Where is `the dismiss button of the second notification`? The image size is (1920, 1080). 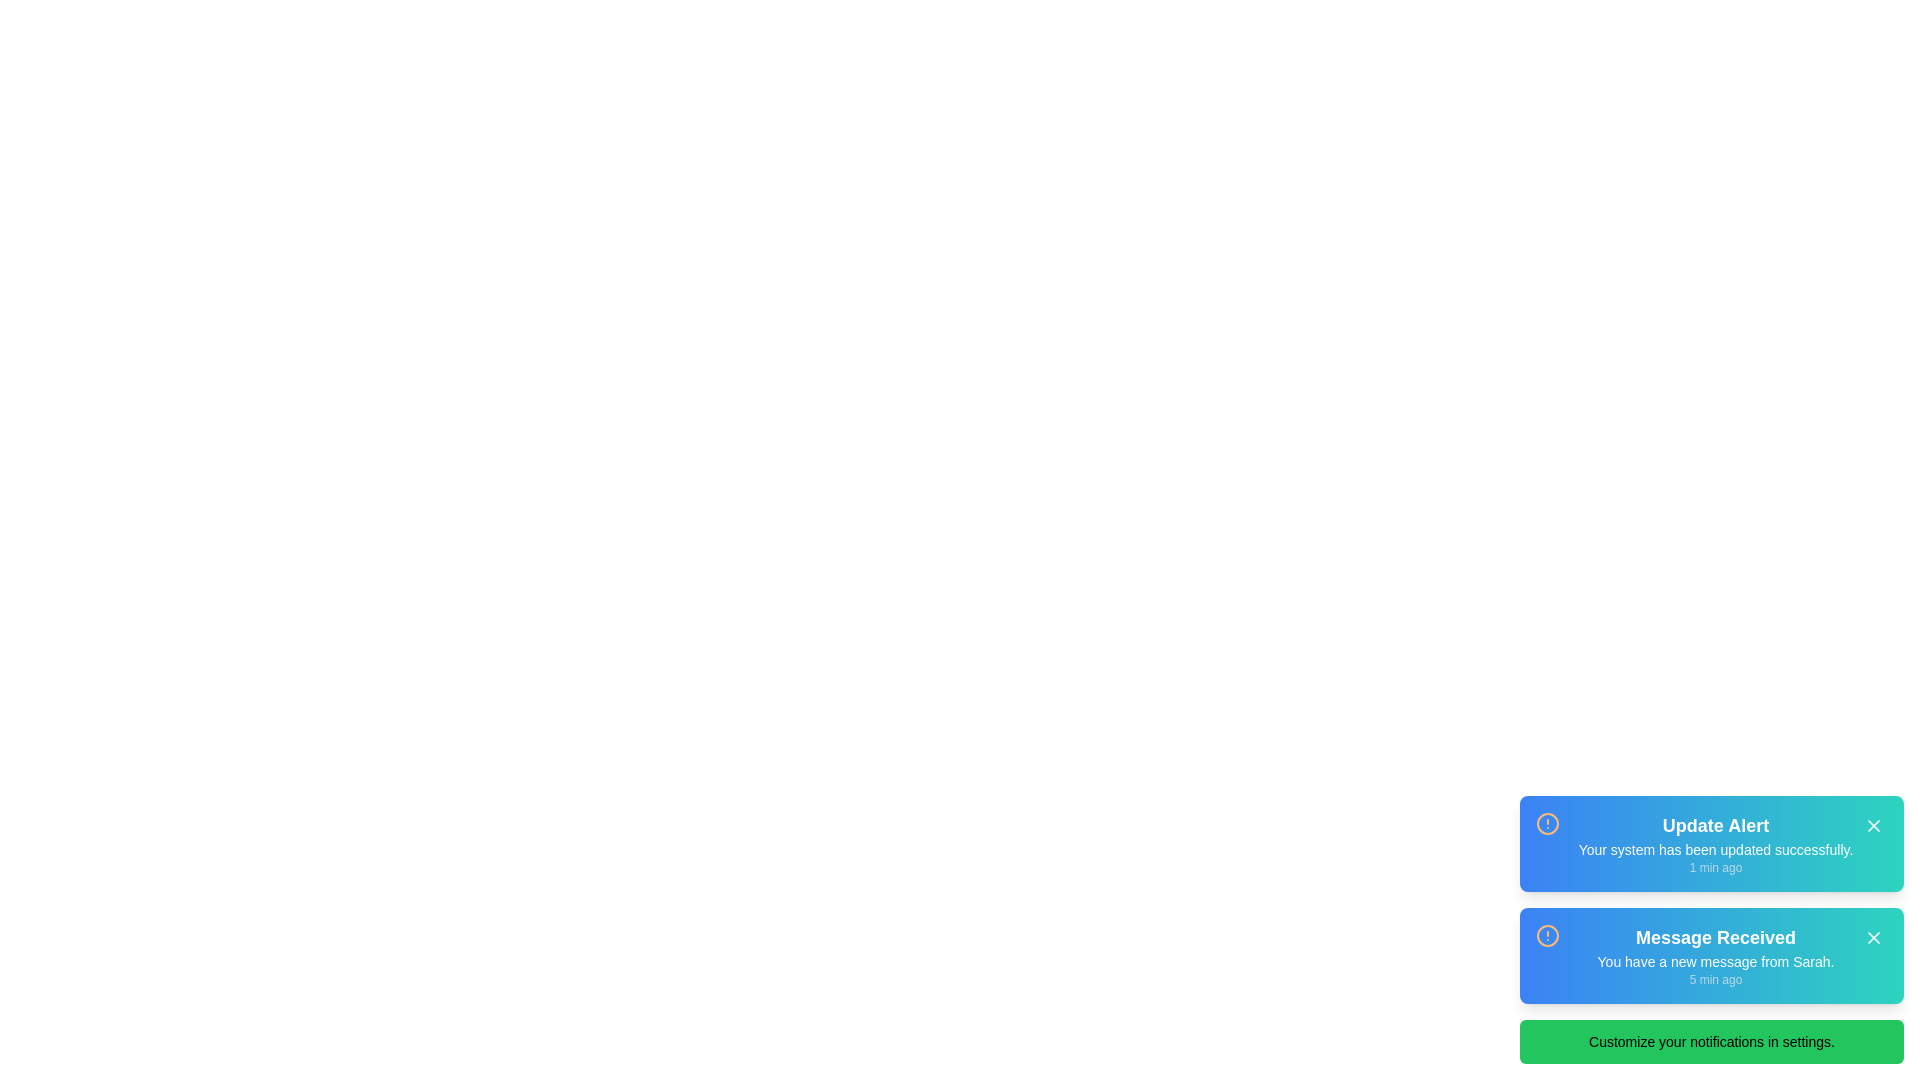
the dismiss button of the second notification is located at coordinates (1872, 937).